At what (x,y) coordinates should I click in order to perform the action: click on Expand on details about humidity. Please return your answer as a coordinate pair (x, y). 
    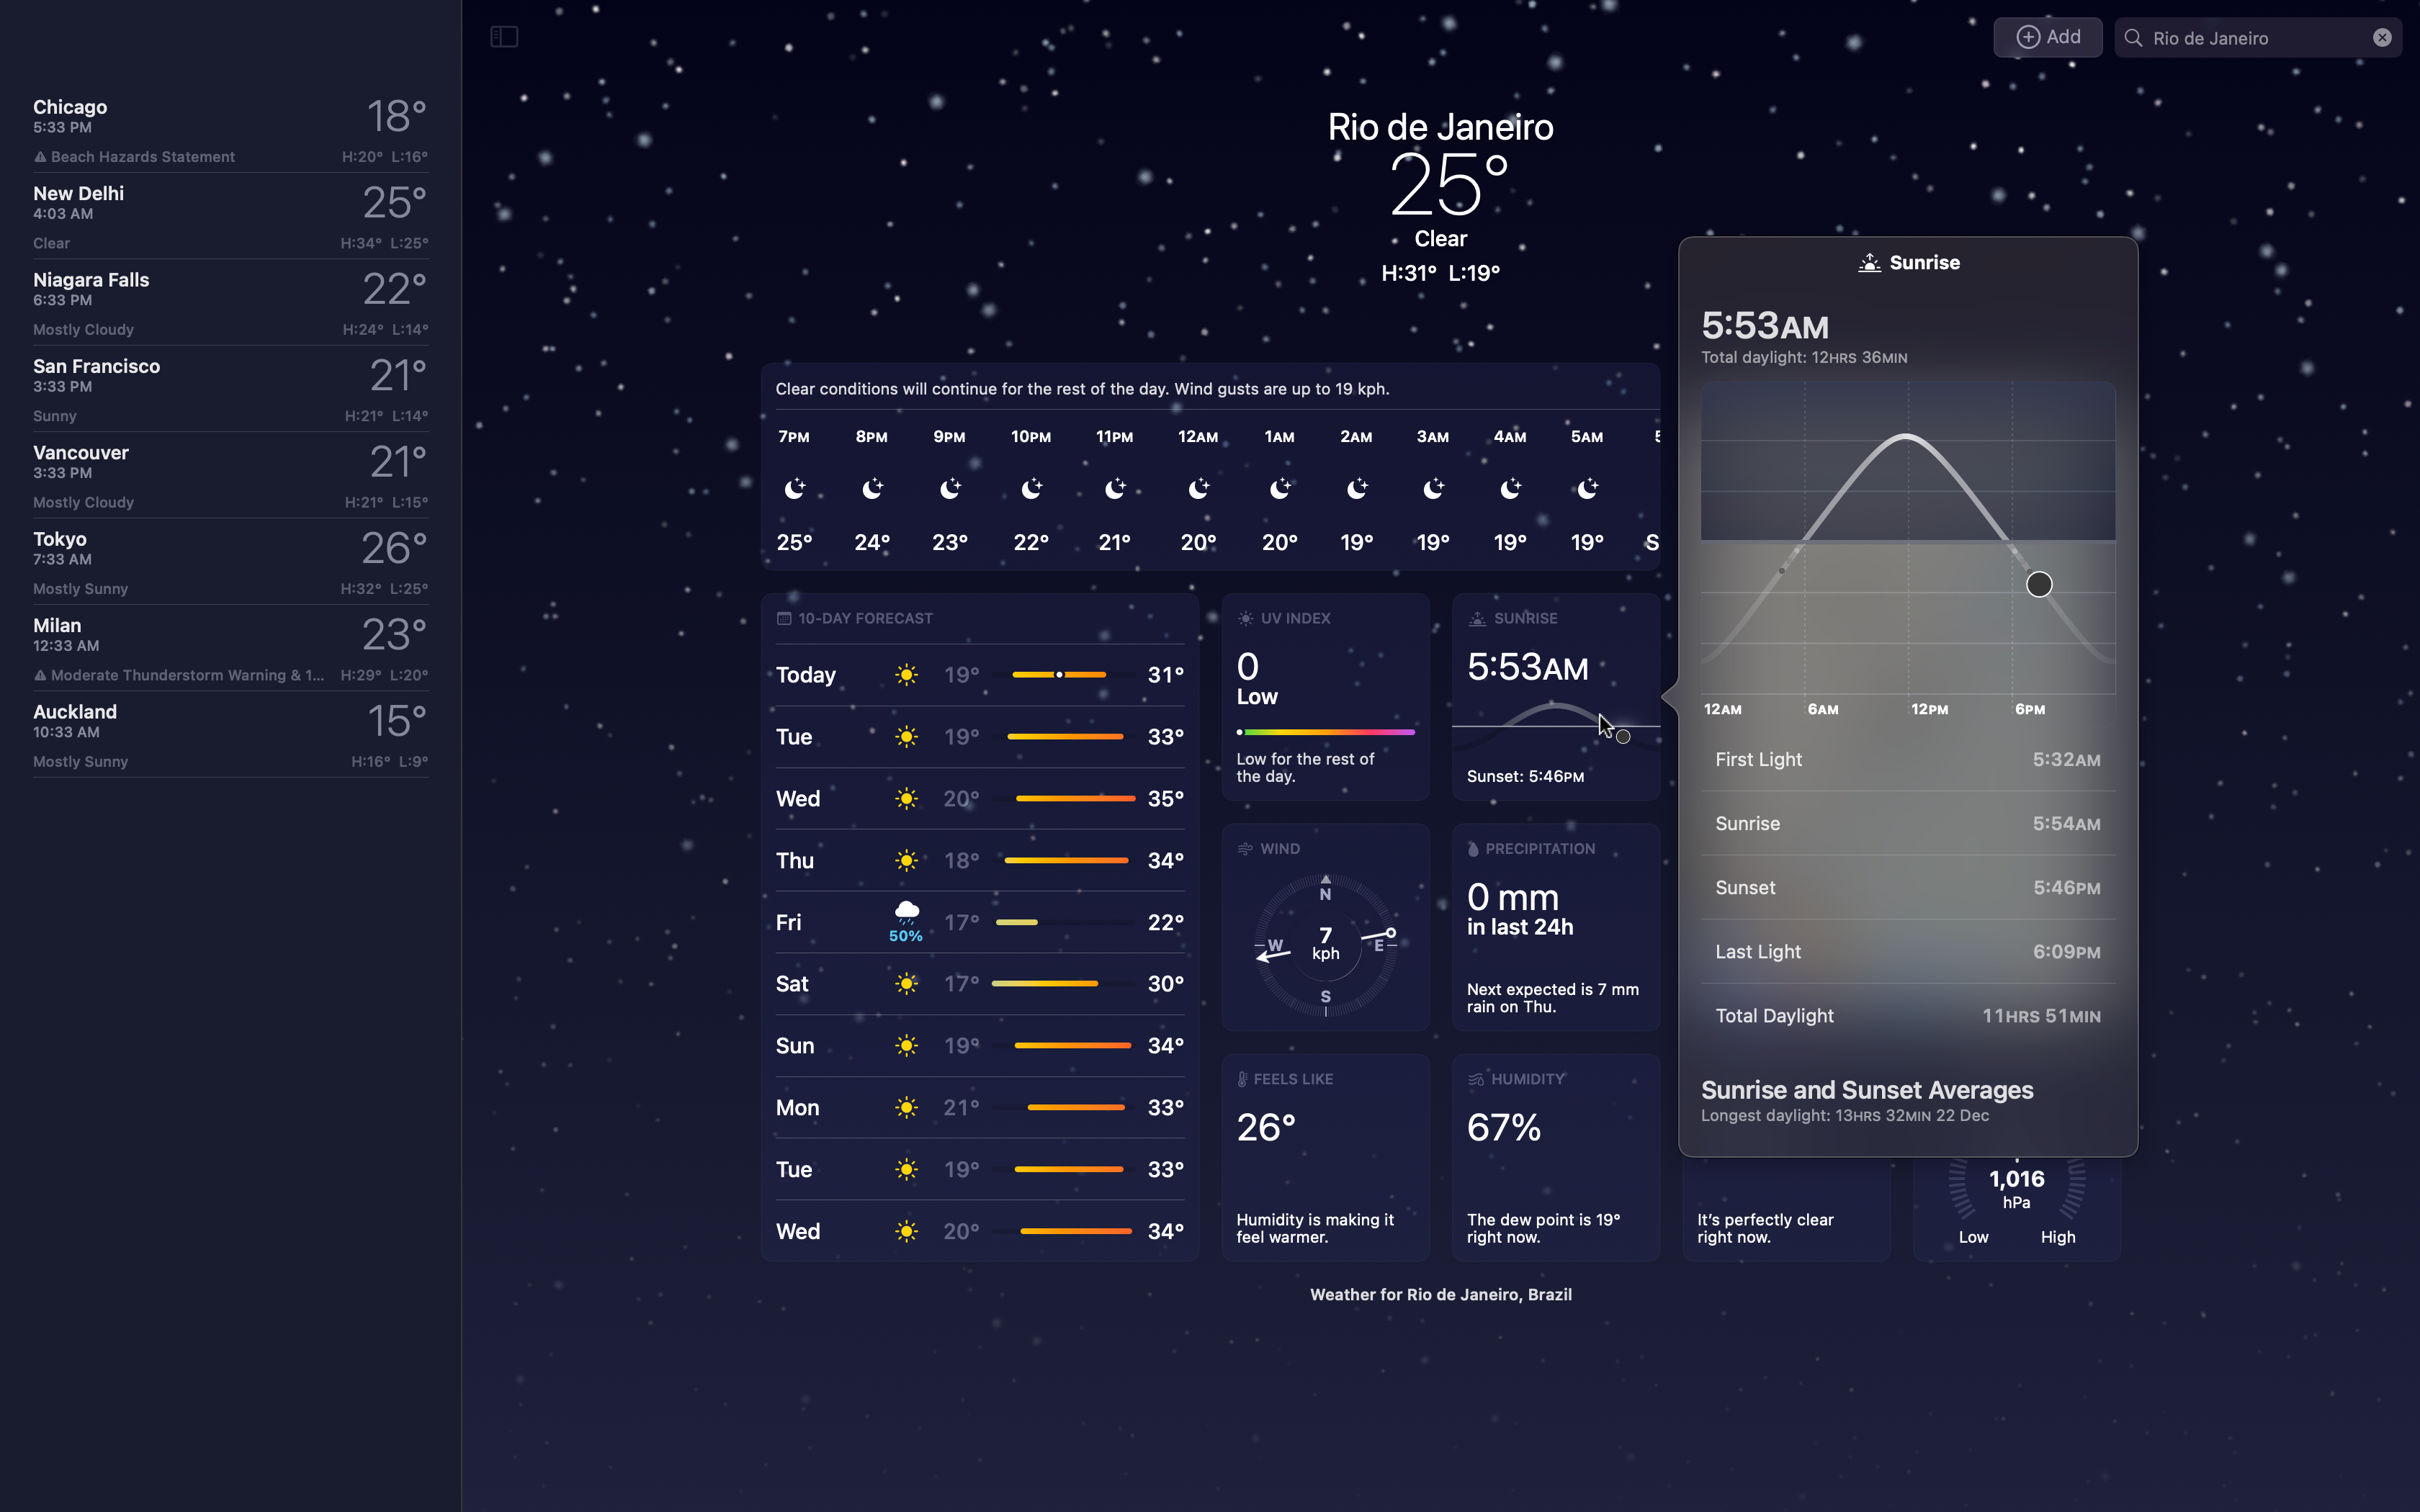
    Looking at the image, I should click on (1560, 1158).